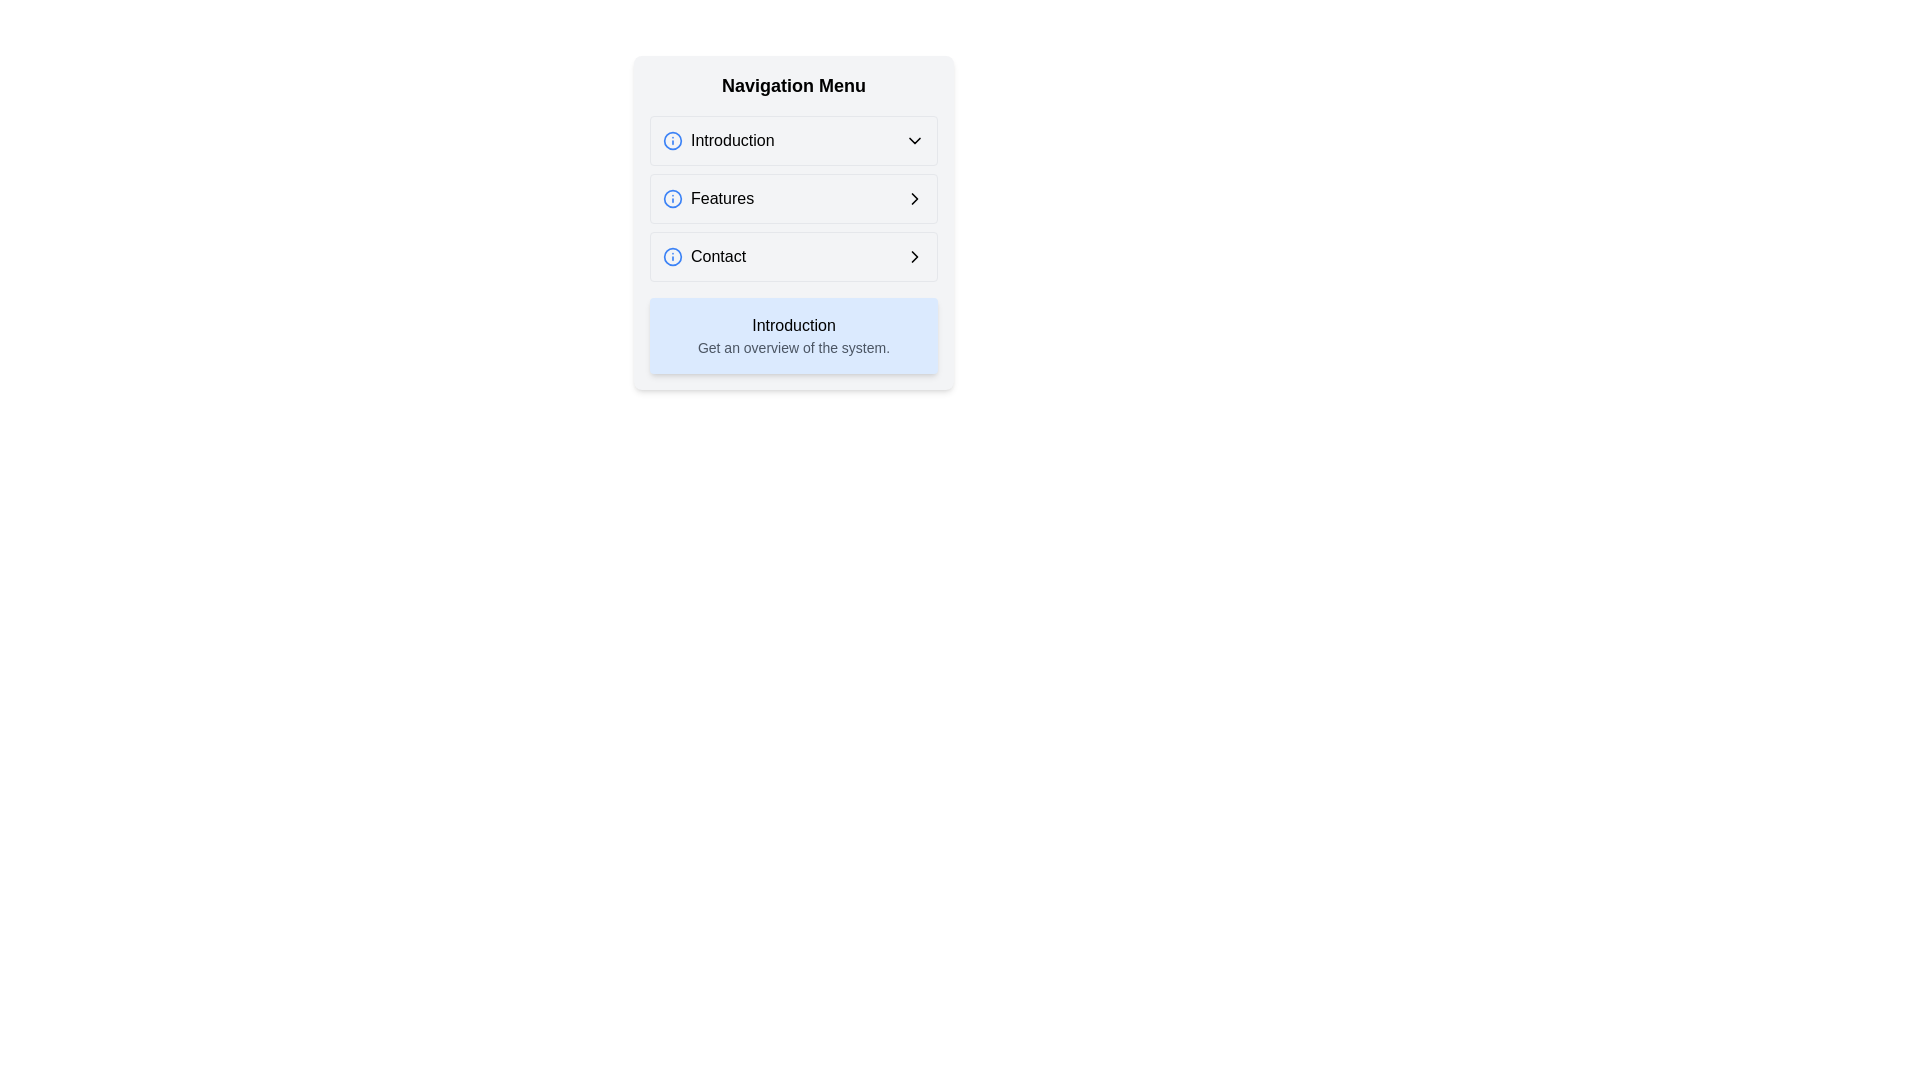 Image resolution: width=1920 pixels, height=1080 pixels. What do you see at coordinates (672, 140) in the screenshot?
I see `the introduction section icon located in the upper left corner of the first entry of the vertical navigation menu within the 'Navigation Menu' box` at bounding box center [672, 140].